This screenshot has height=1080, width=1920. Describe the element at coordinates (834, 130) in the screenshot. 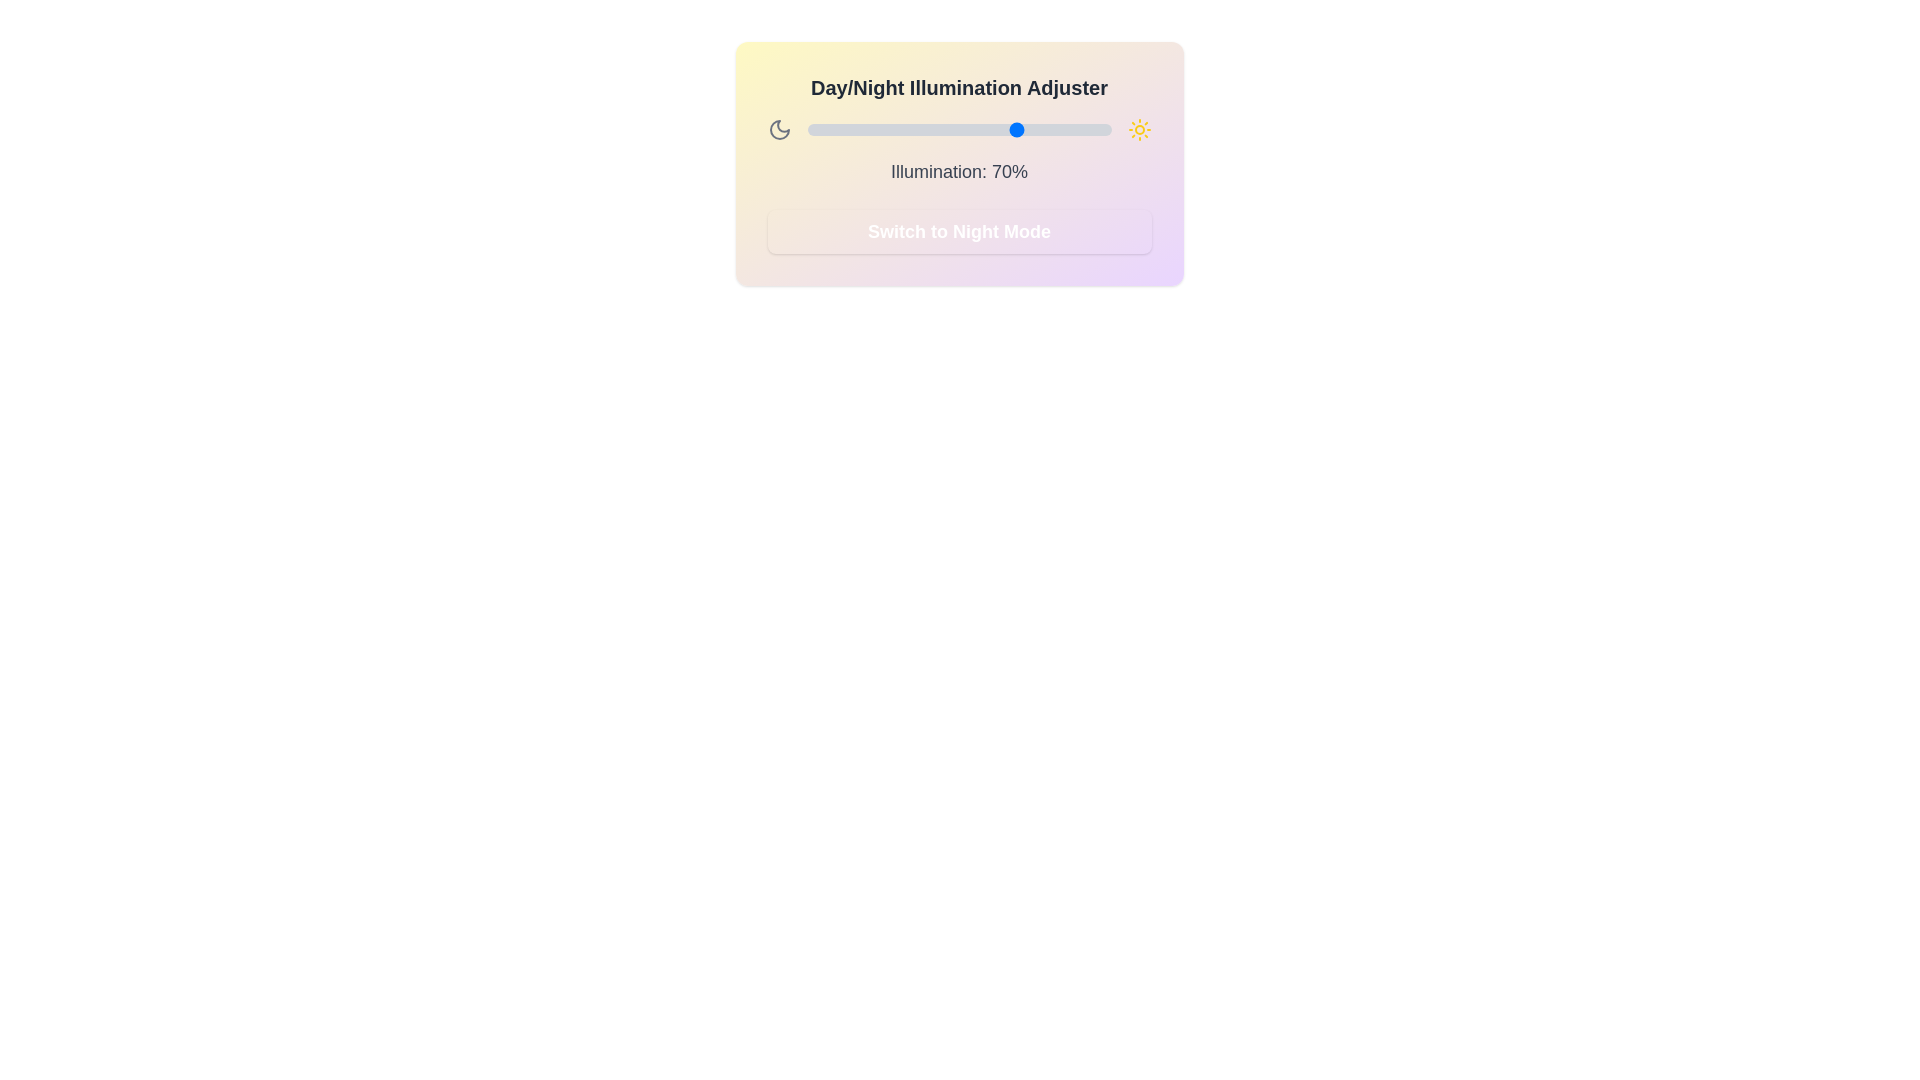

I see `the illumination level to 9% by dragging the slider` at that location.